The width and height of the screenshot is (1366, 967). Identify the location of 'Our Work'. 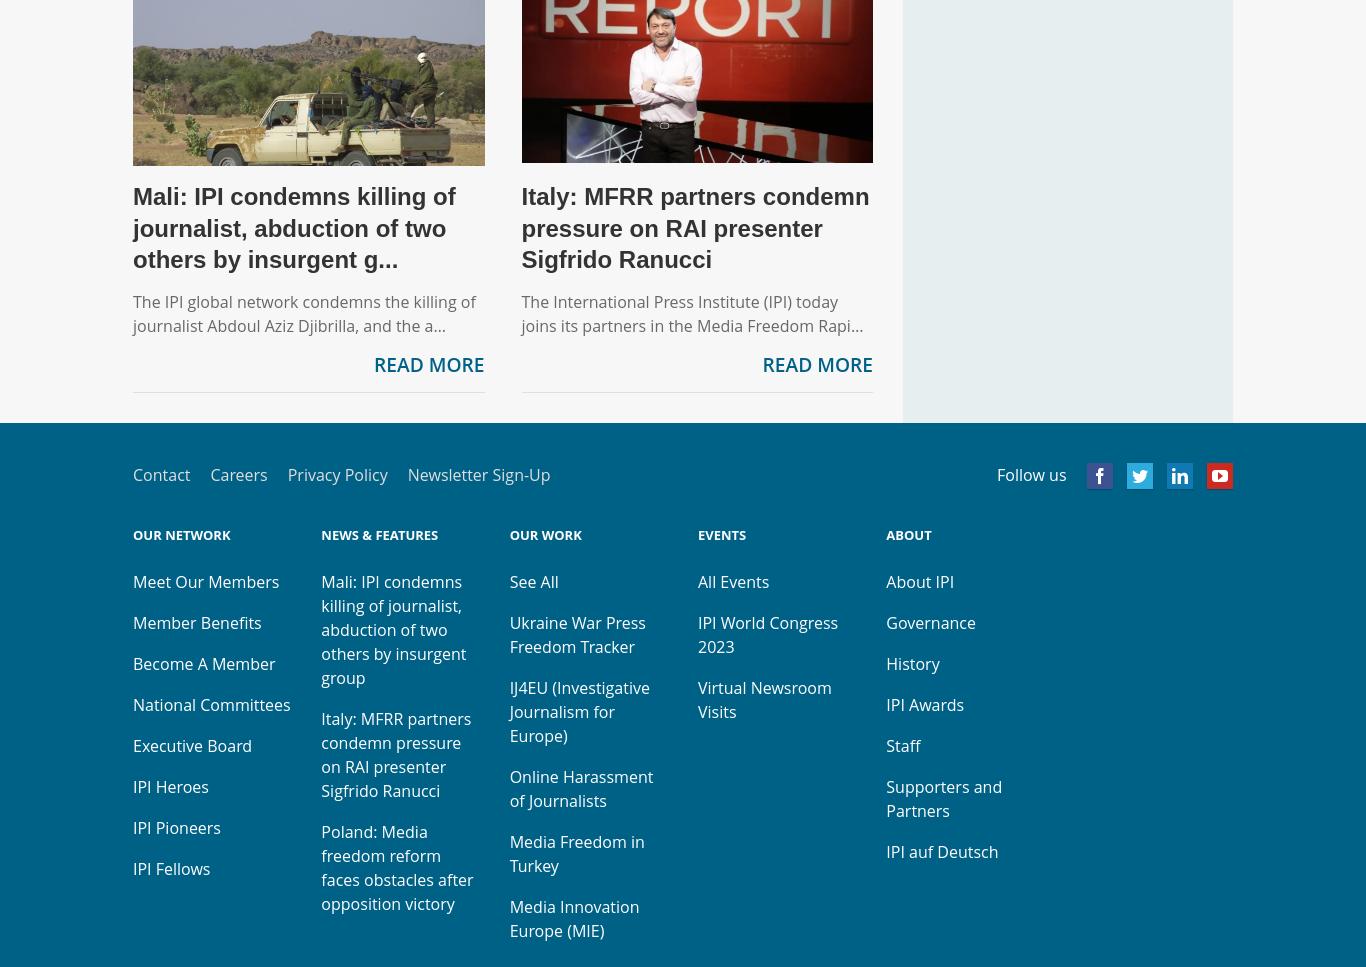
(508, 535).